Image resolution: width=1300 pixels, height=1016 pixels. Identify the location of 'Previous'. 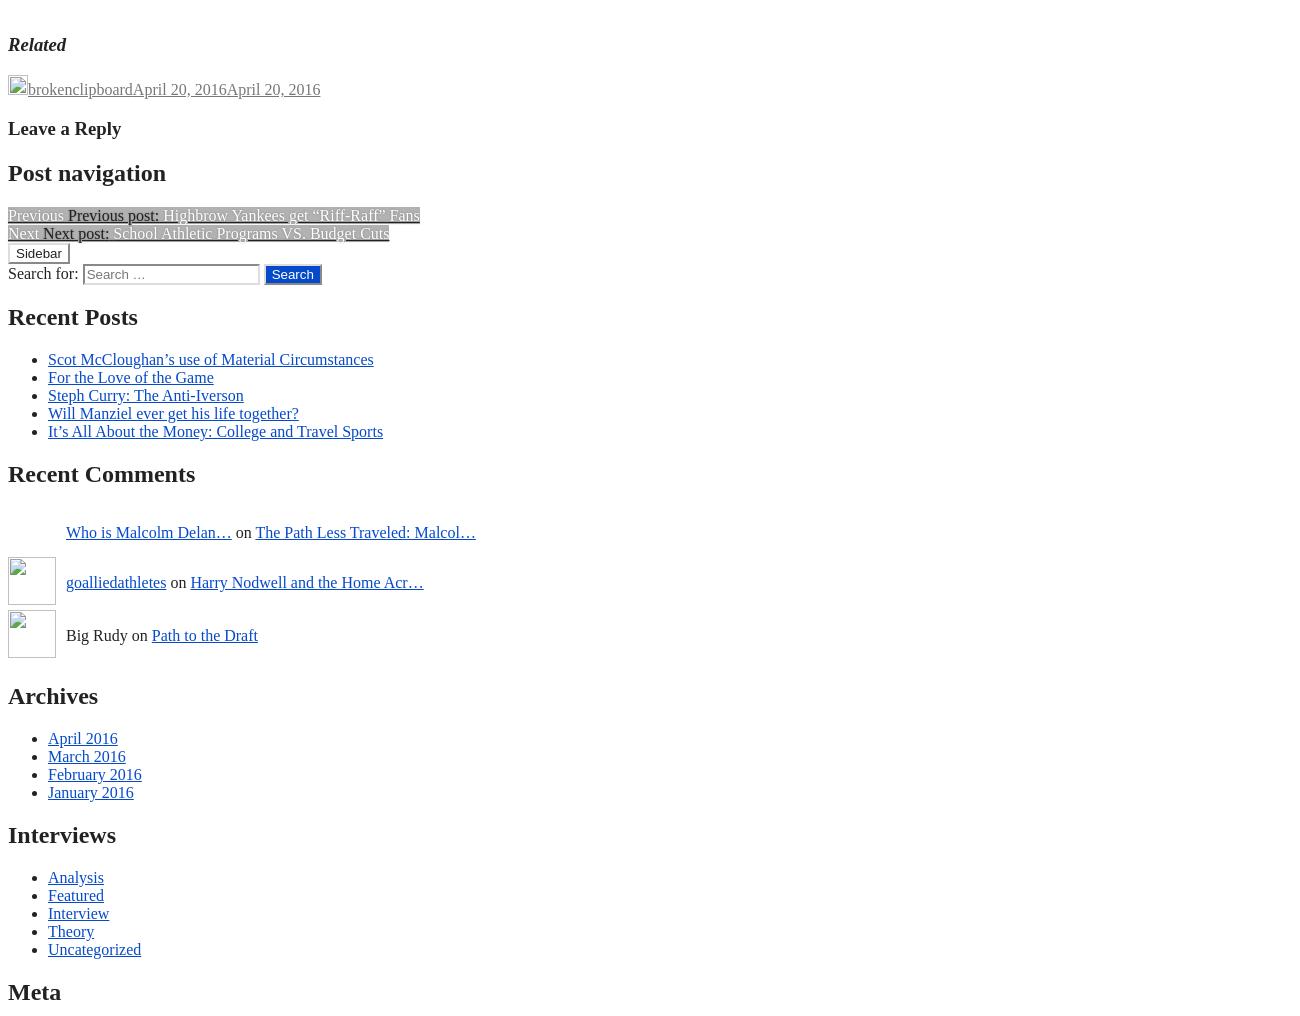
(35, 214).